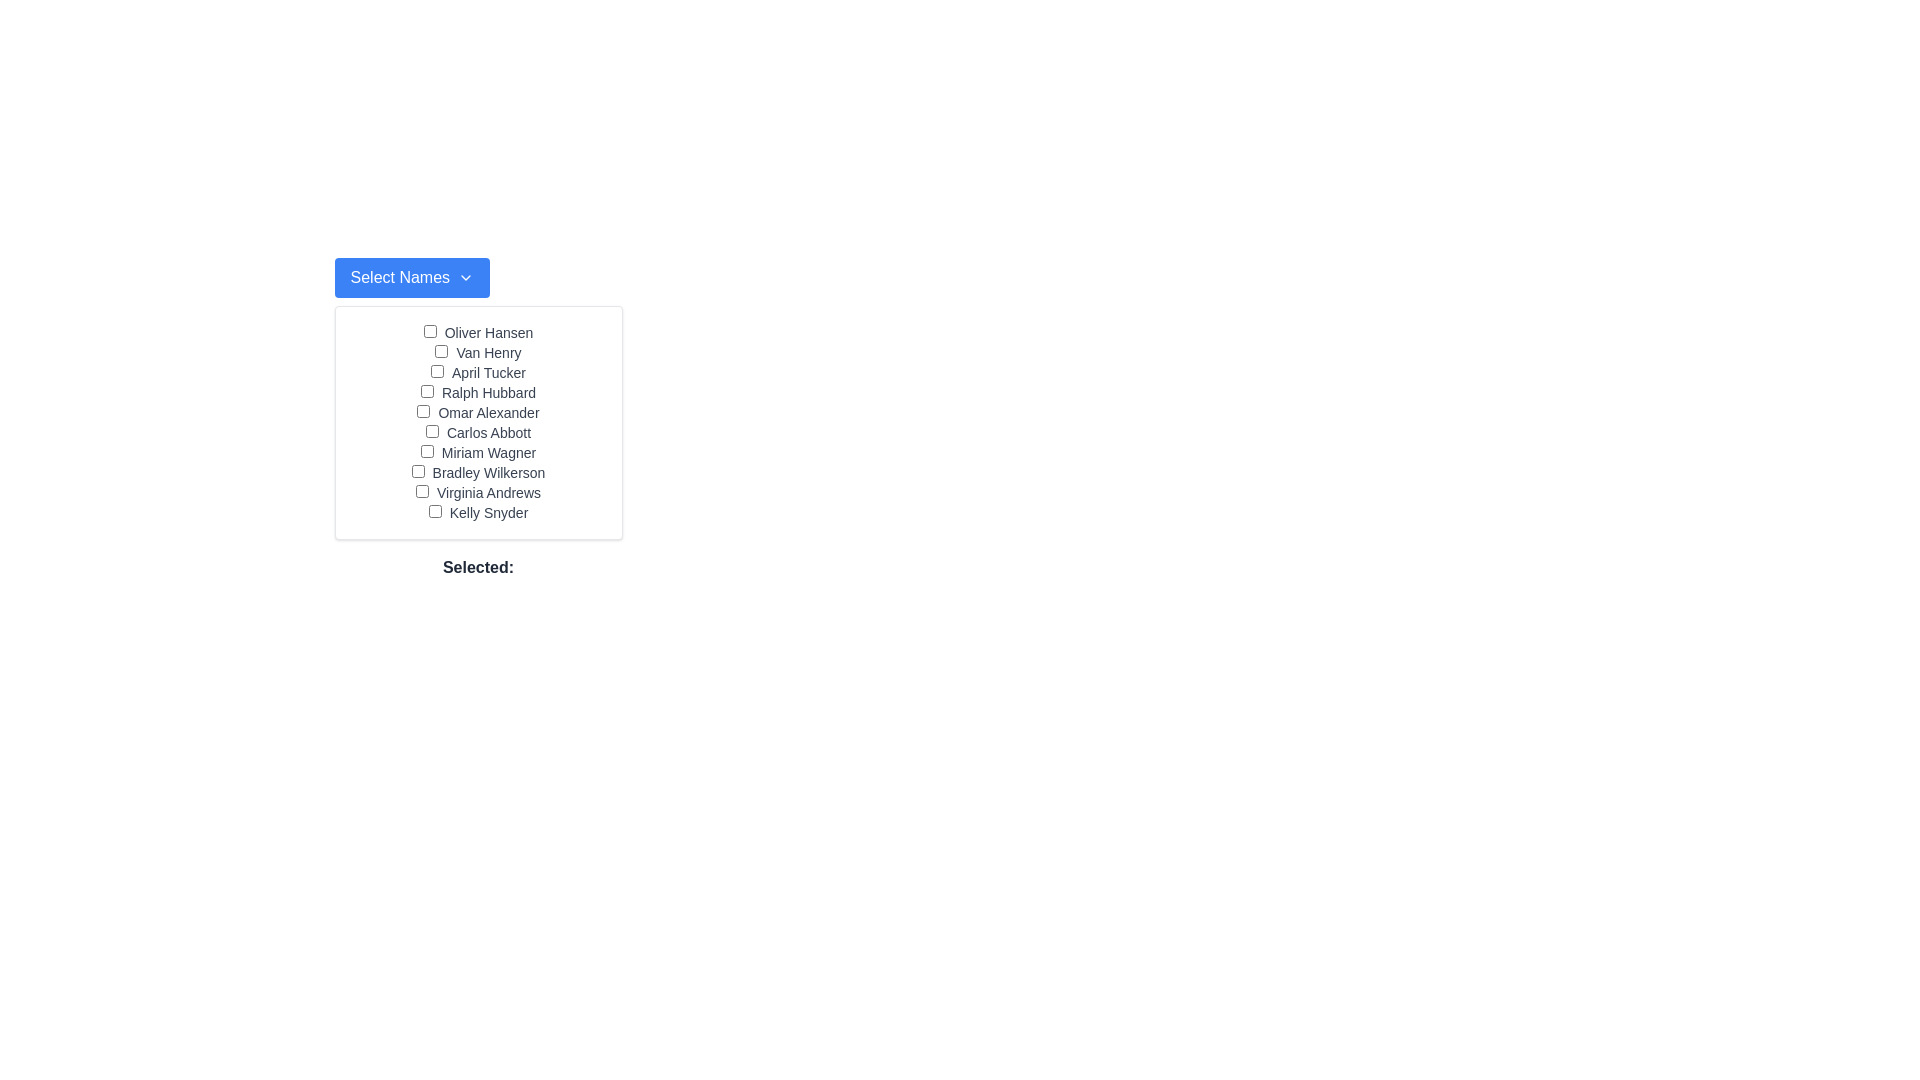 The image size is (1920, 1080). I want to click on the checkbox labeled 'Van Henry', so click(440, 350).